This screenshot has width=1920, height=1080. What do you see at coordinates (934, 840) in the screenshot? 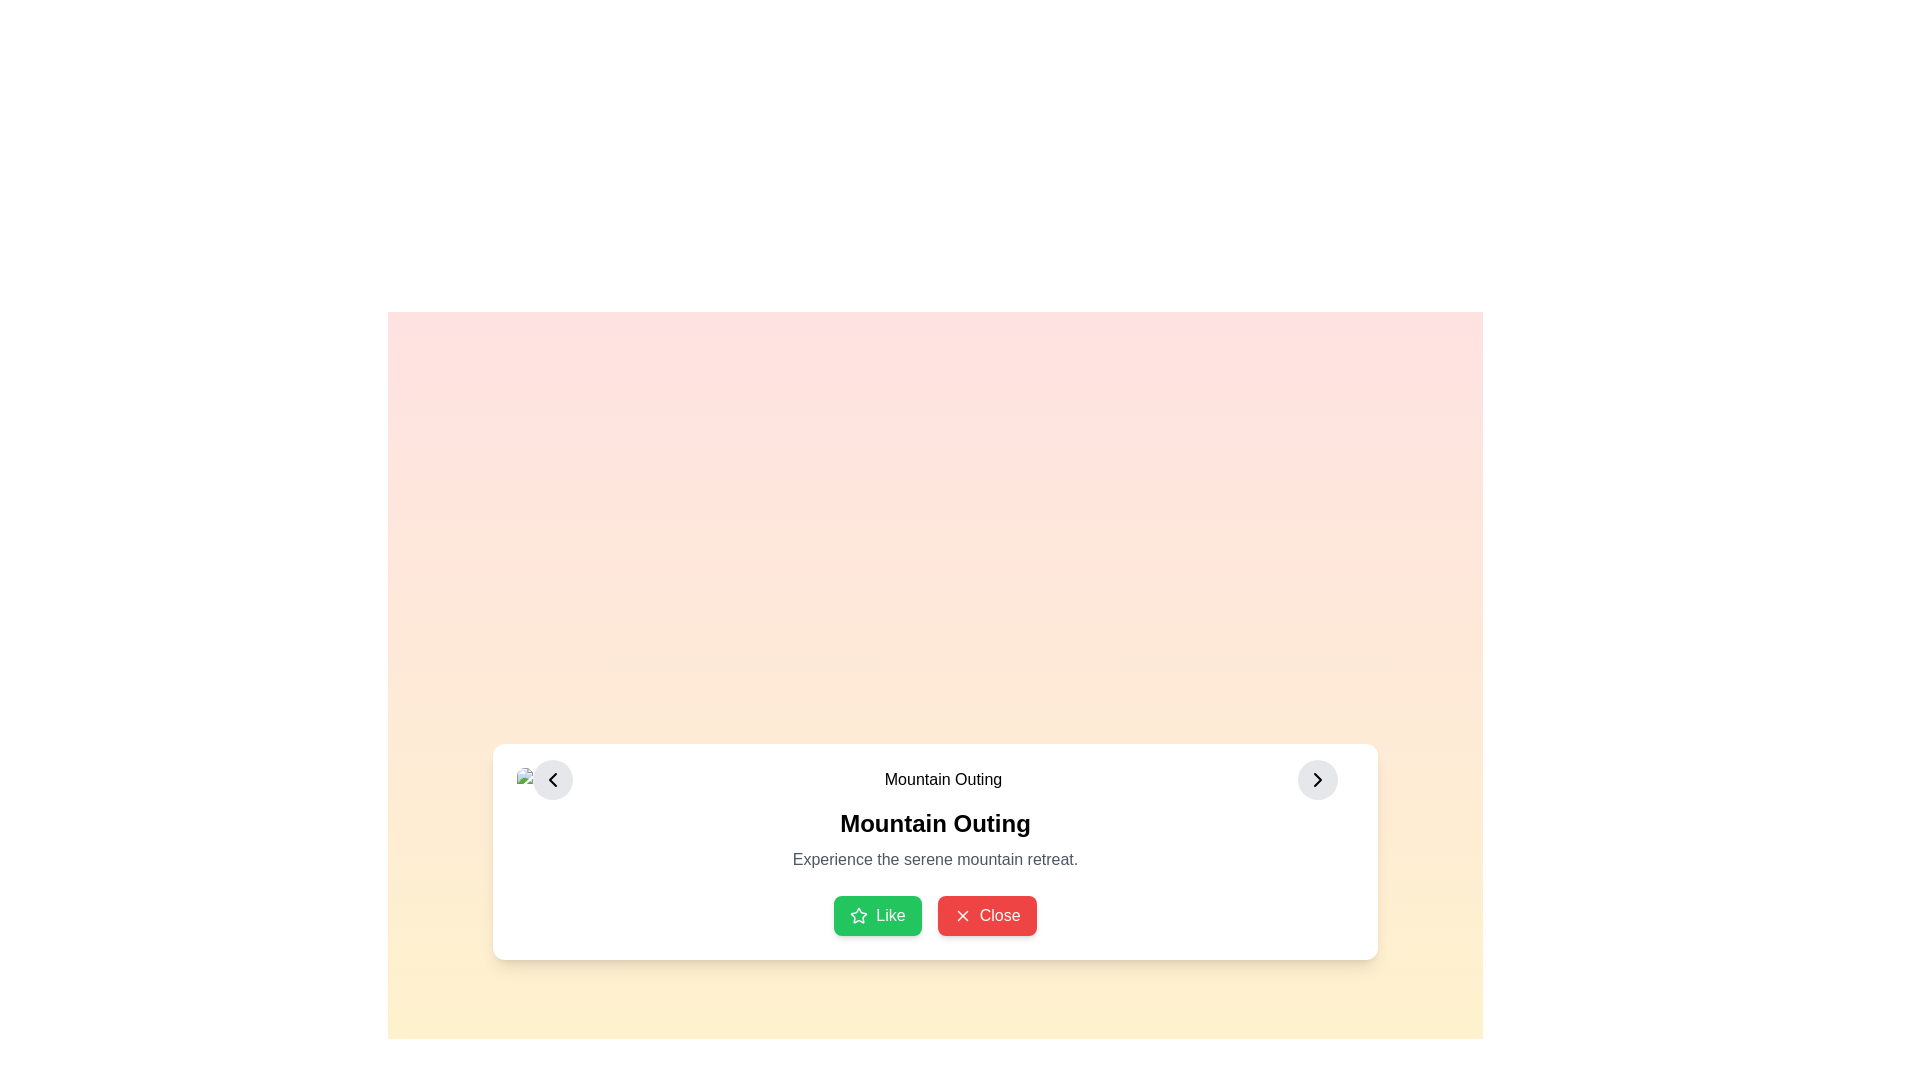
I see `text displayed in the text block titled 'Mountain Outing' which contains the supporting text 'Experience the serene mountain retreat.'` at bounding box center [934, 840].